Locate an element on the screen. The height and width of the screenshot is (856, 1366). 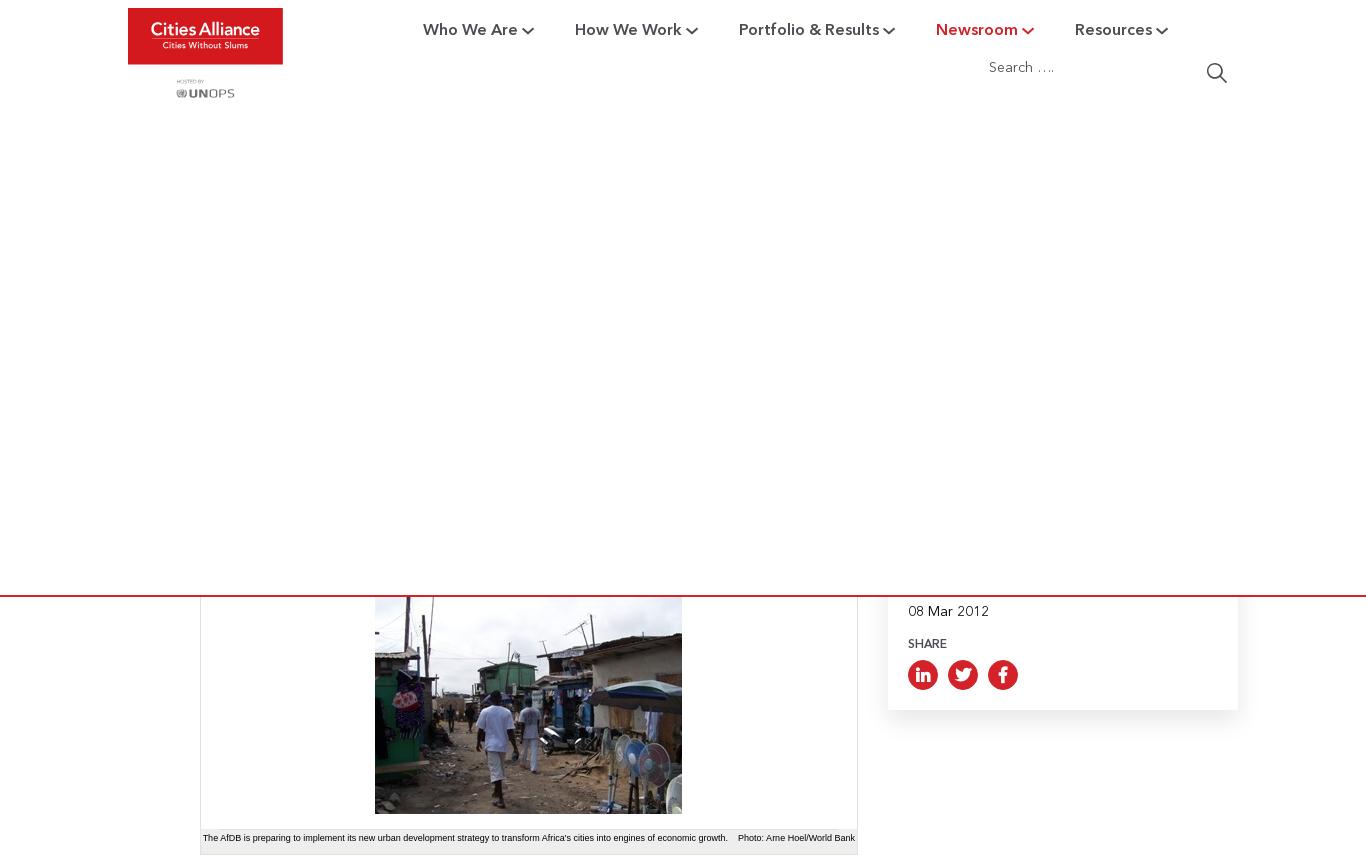
'Building Resilience in Informal Settlements' is located at coordinates (638, 558).